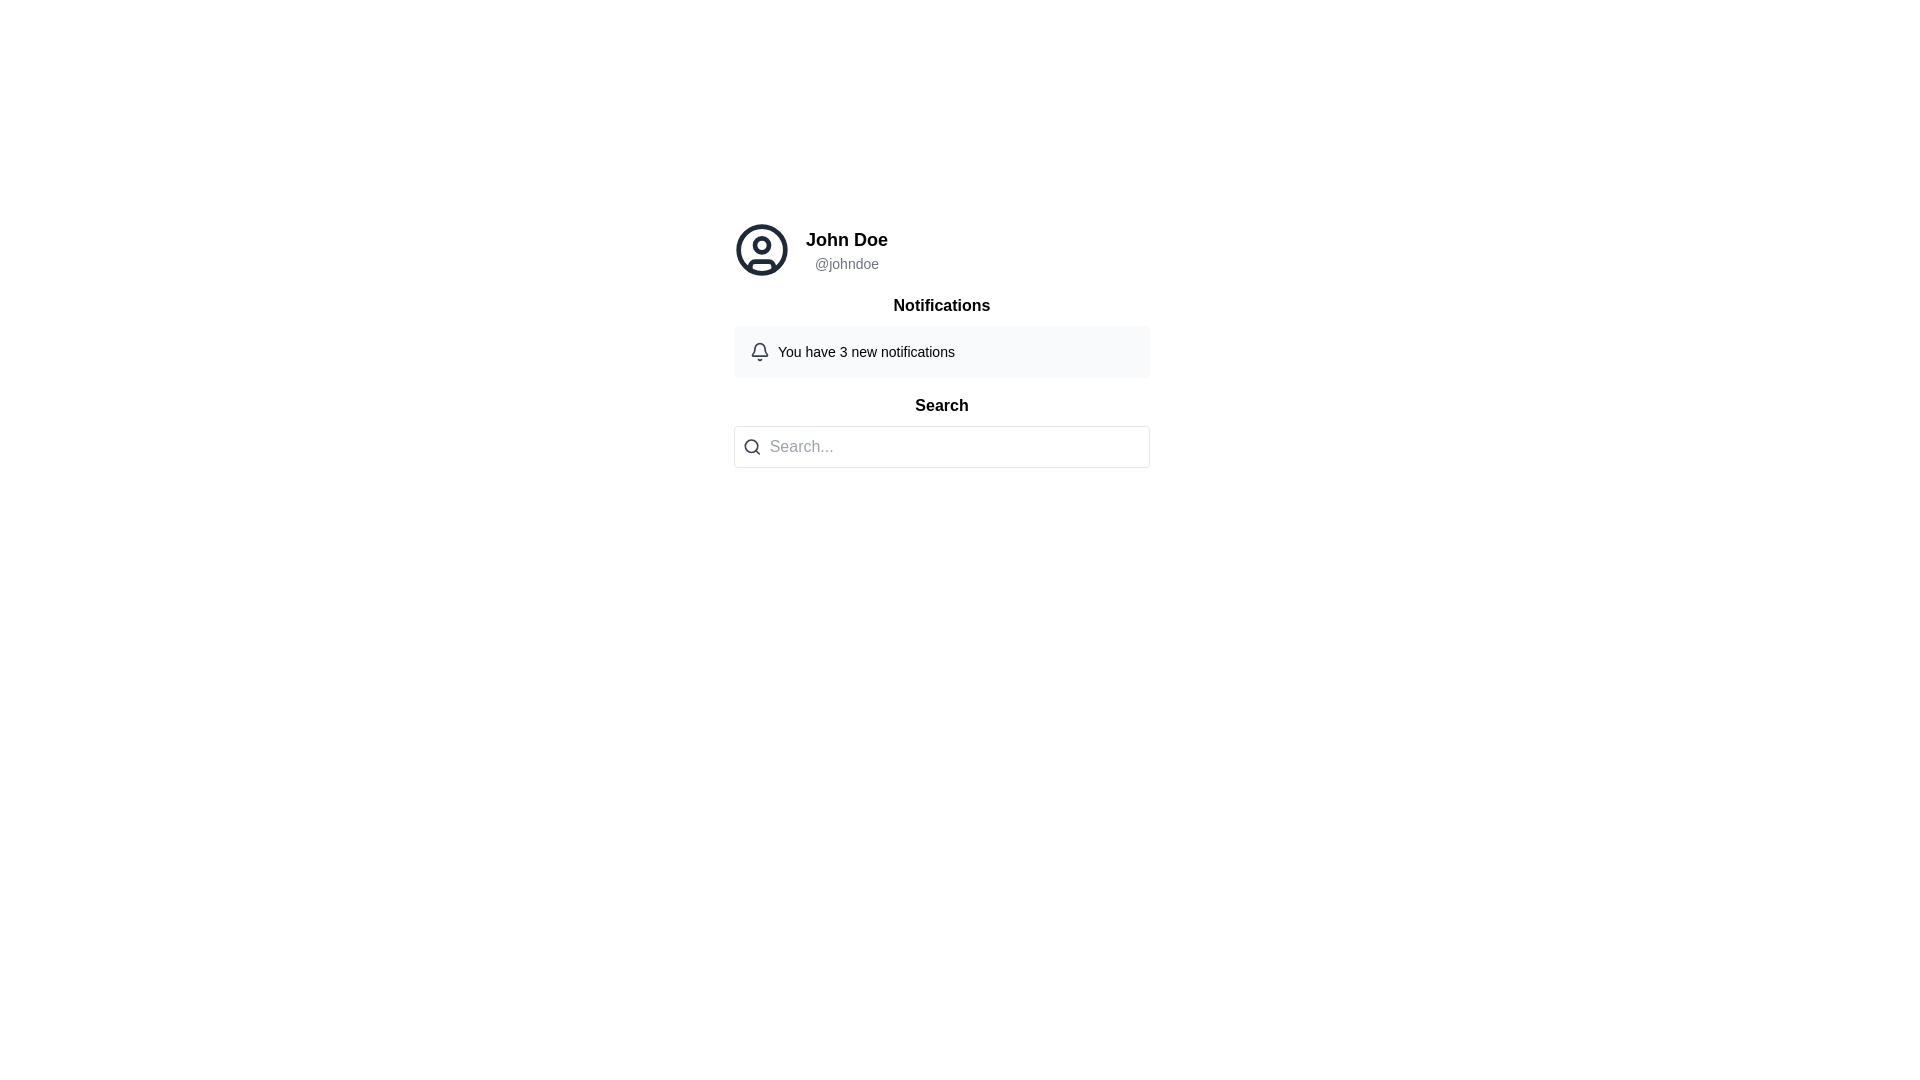  Describe the element at coordinates (940, 430) in the screenshot. I see `the search input field located below the 'Notifications' section to focus on it` at that location.